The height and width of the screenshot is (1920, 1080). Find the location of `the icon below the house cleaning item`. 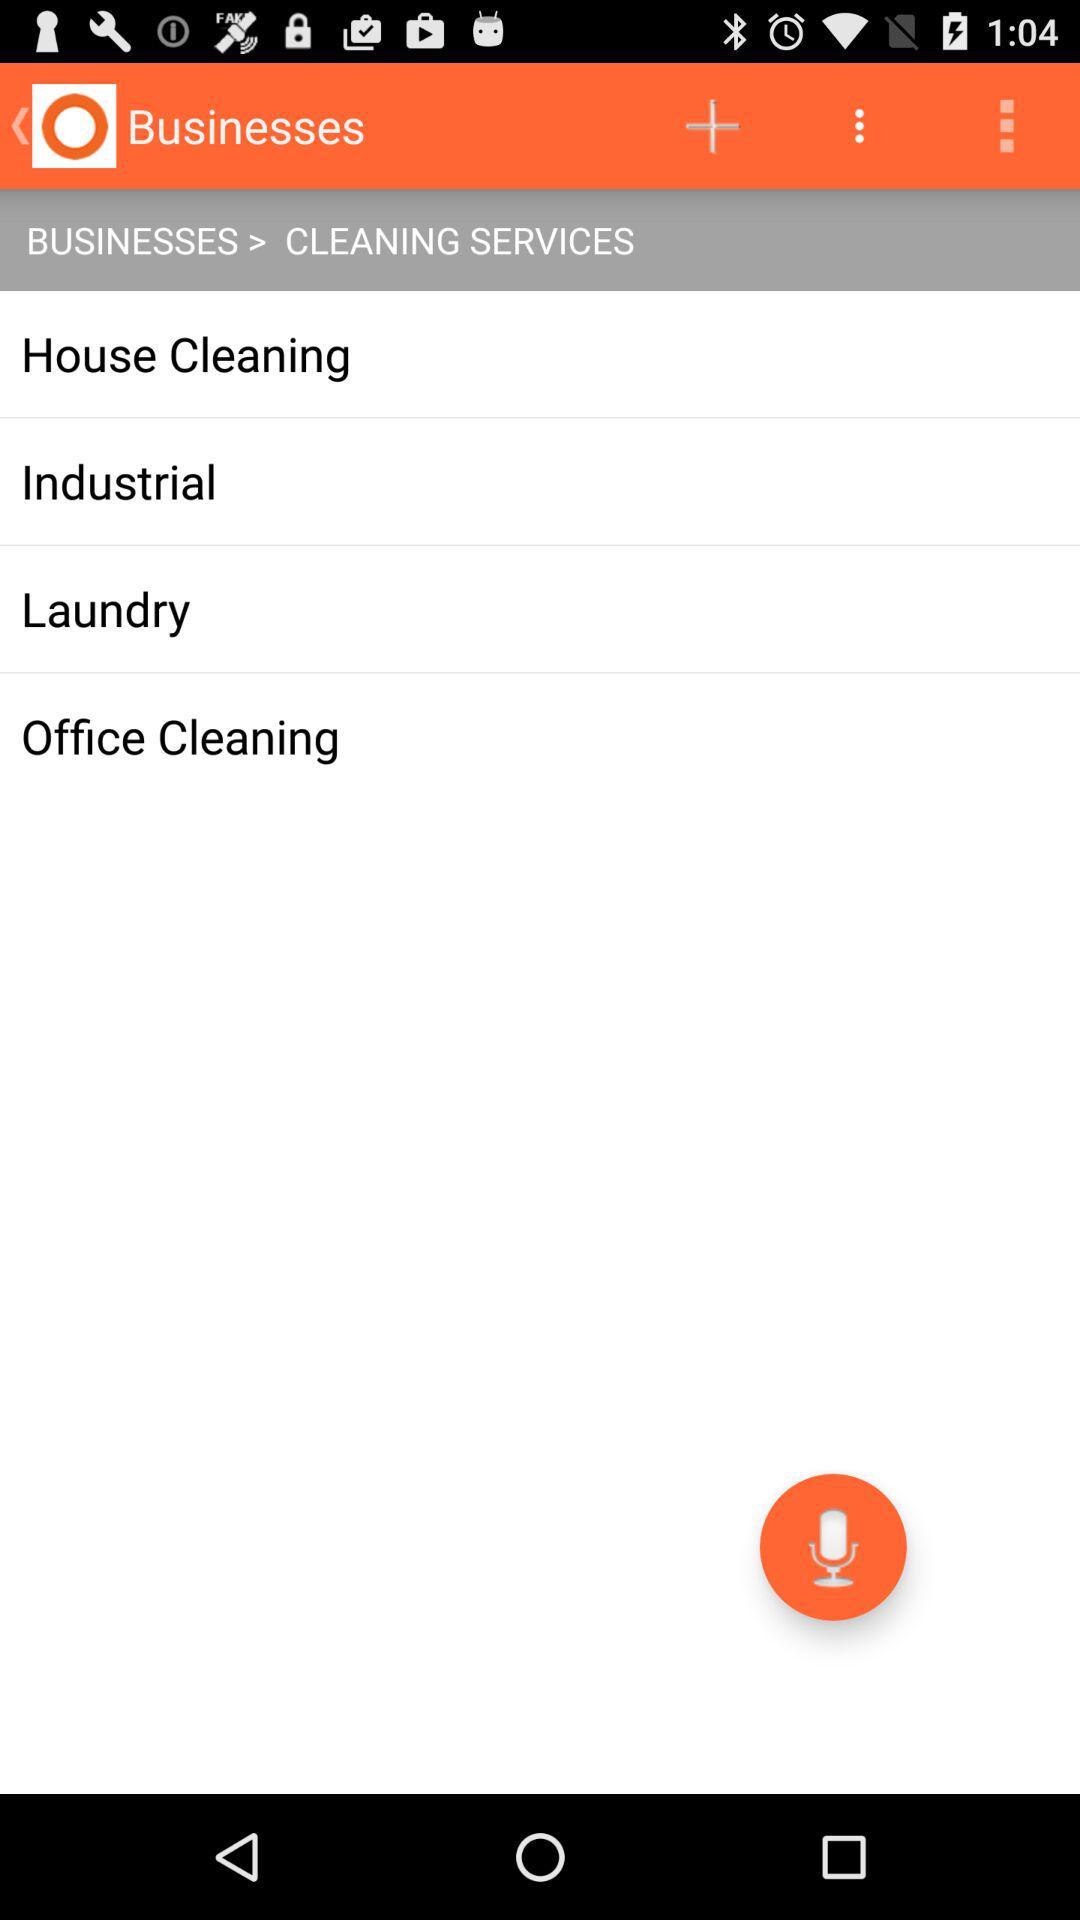

the icon below the house cleaning item is located at coordinates (540, 481).